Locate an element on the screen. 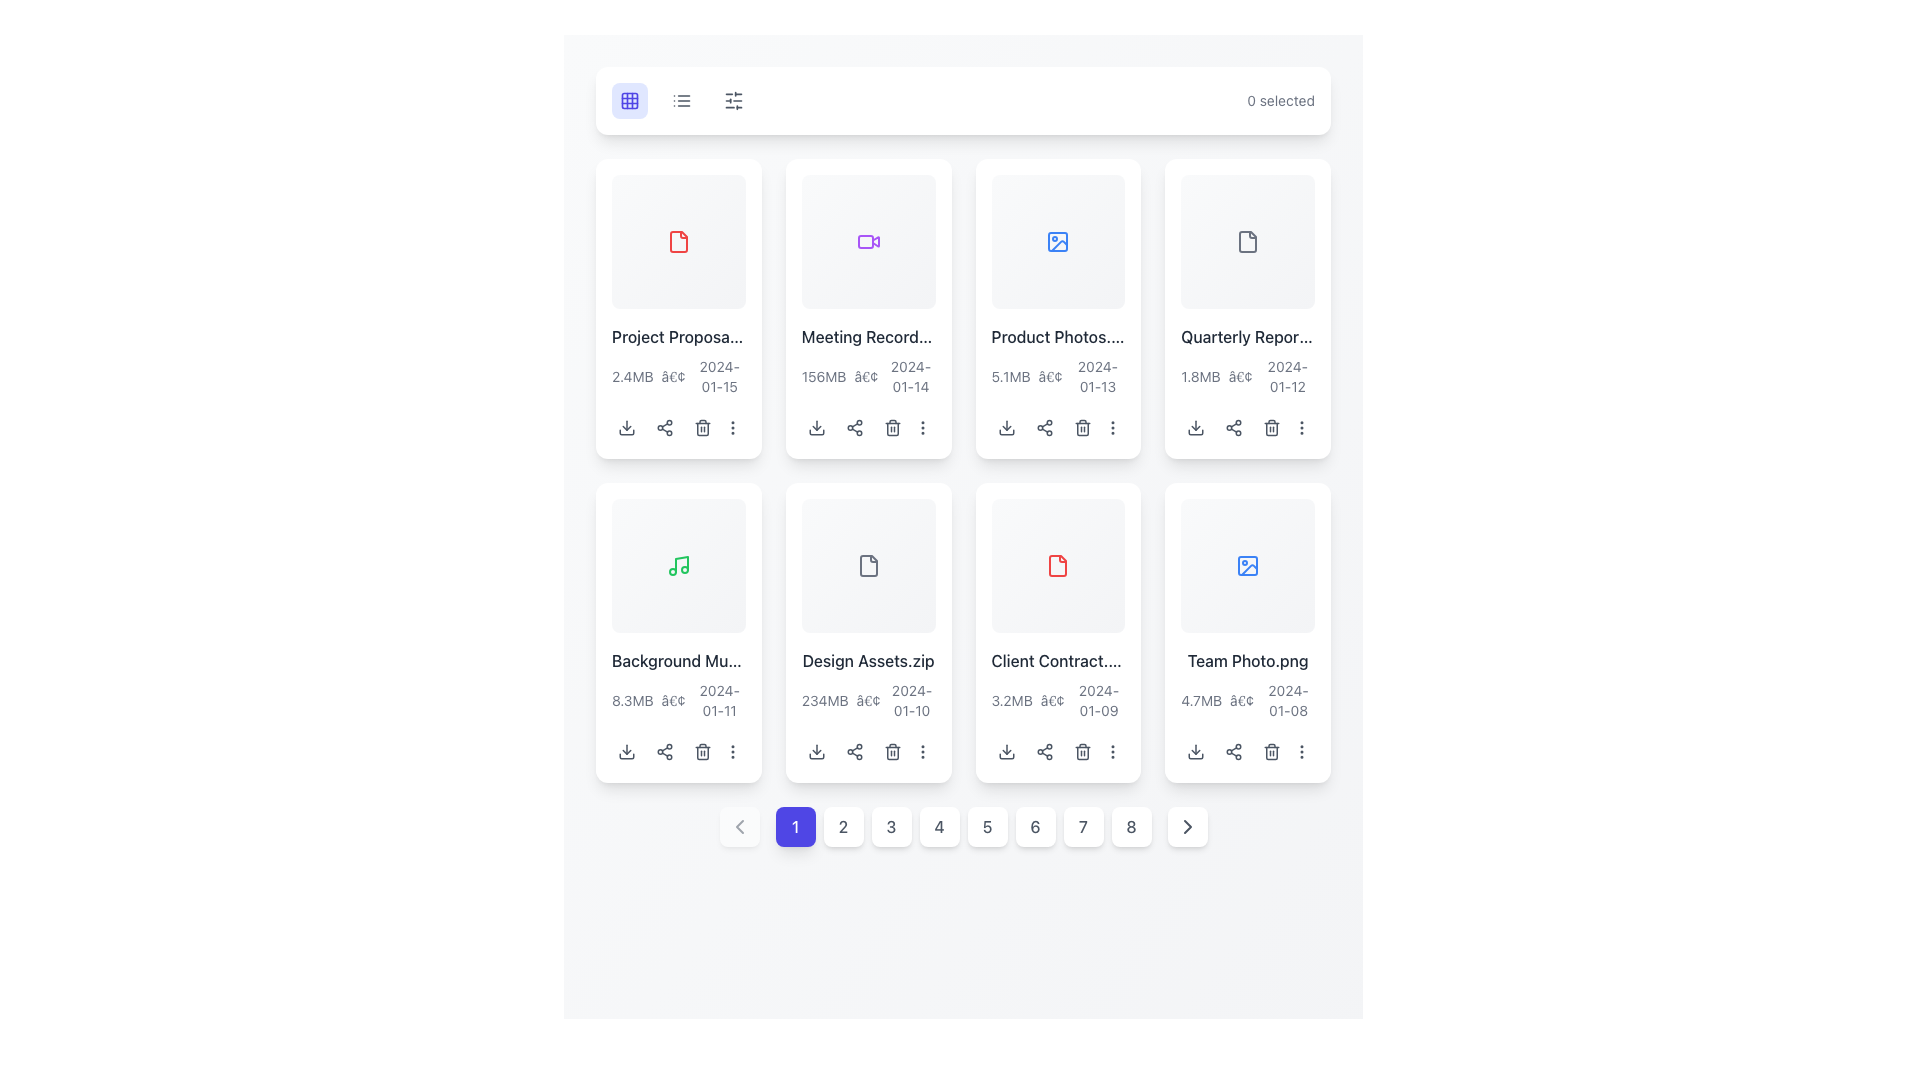 This screenshot has height=1080, width=1920. the button located in the top-right corner of the 'Project Proposal...' card is located at coordinates (732, 426).